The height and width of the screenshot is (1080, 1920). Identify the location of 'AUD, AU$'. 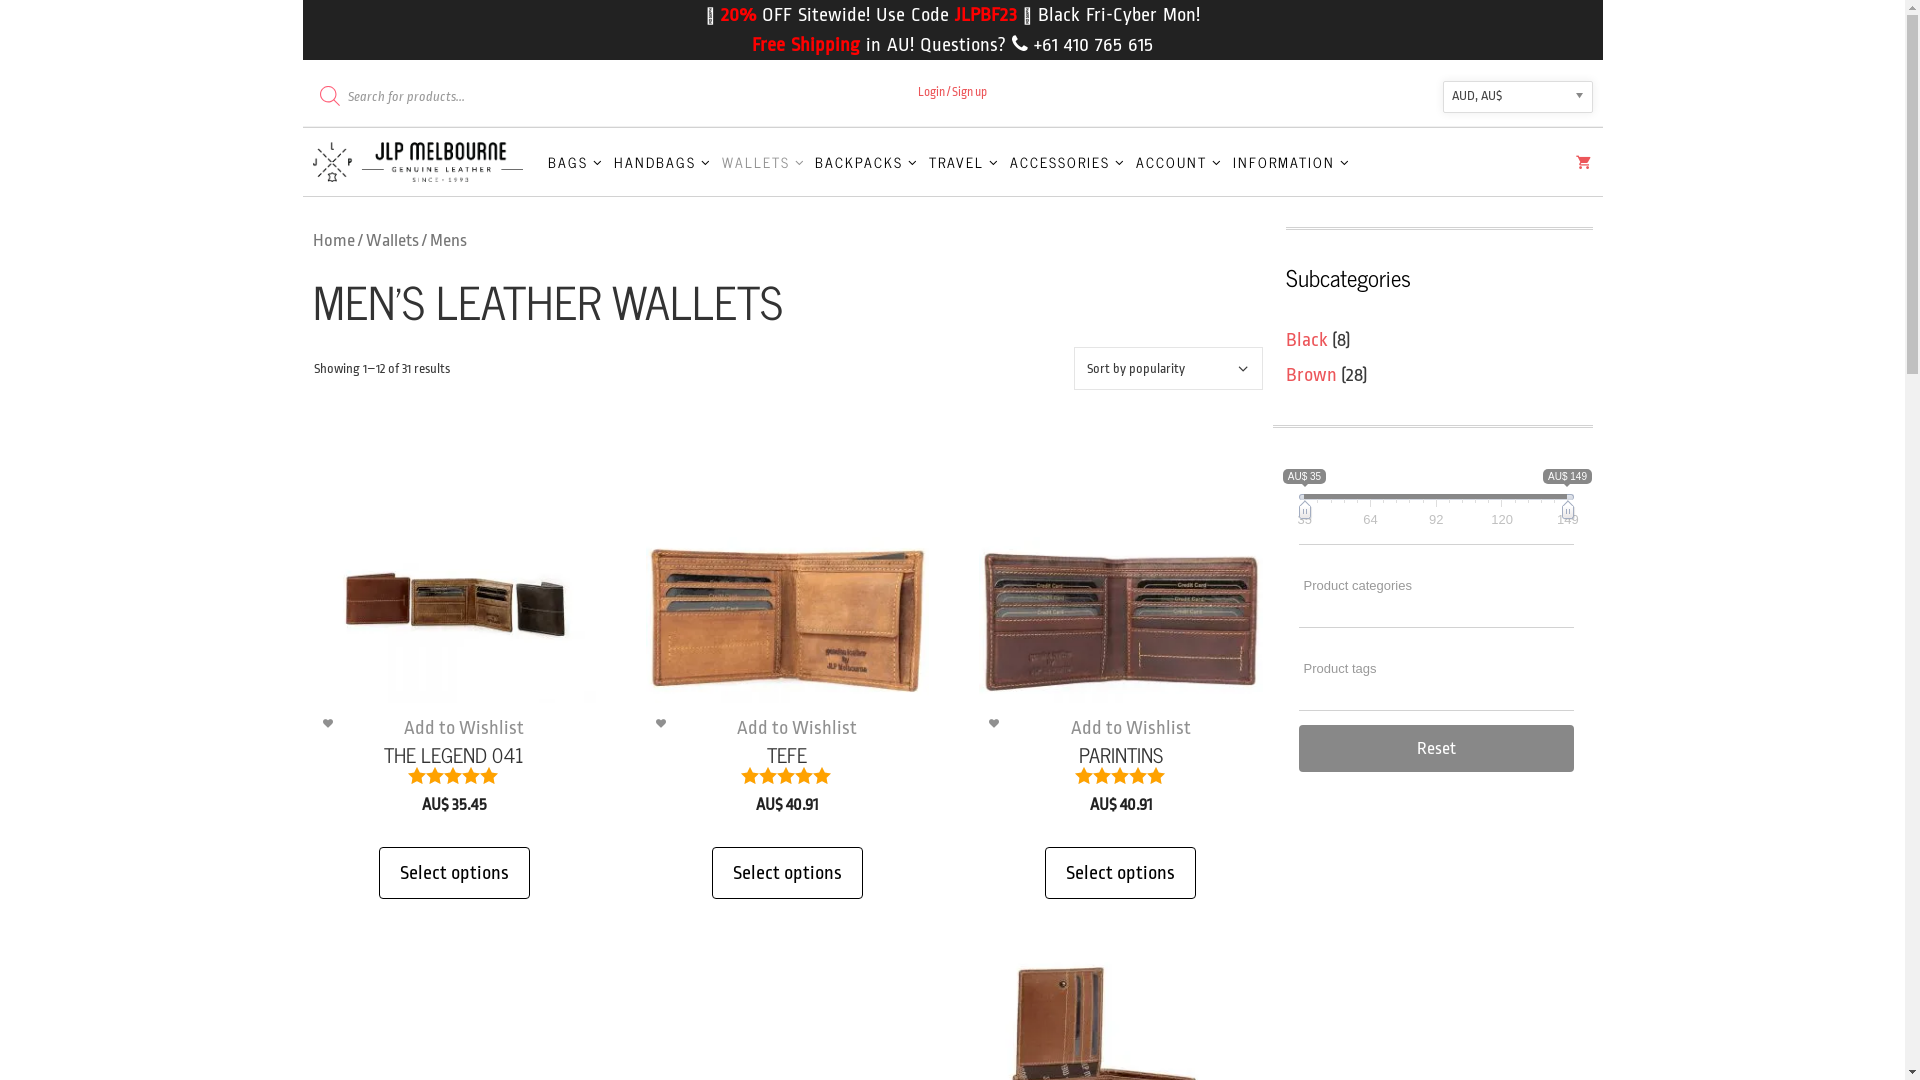
(1516, 96).